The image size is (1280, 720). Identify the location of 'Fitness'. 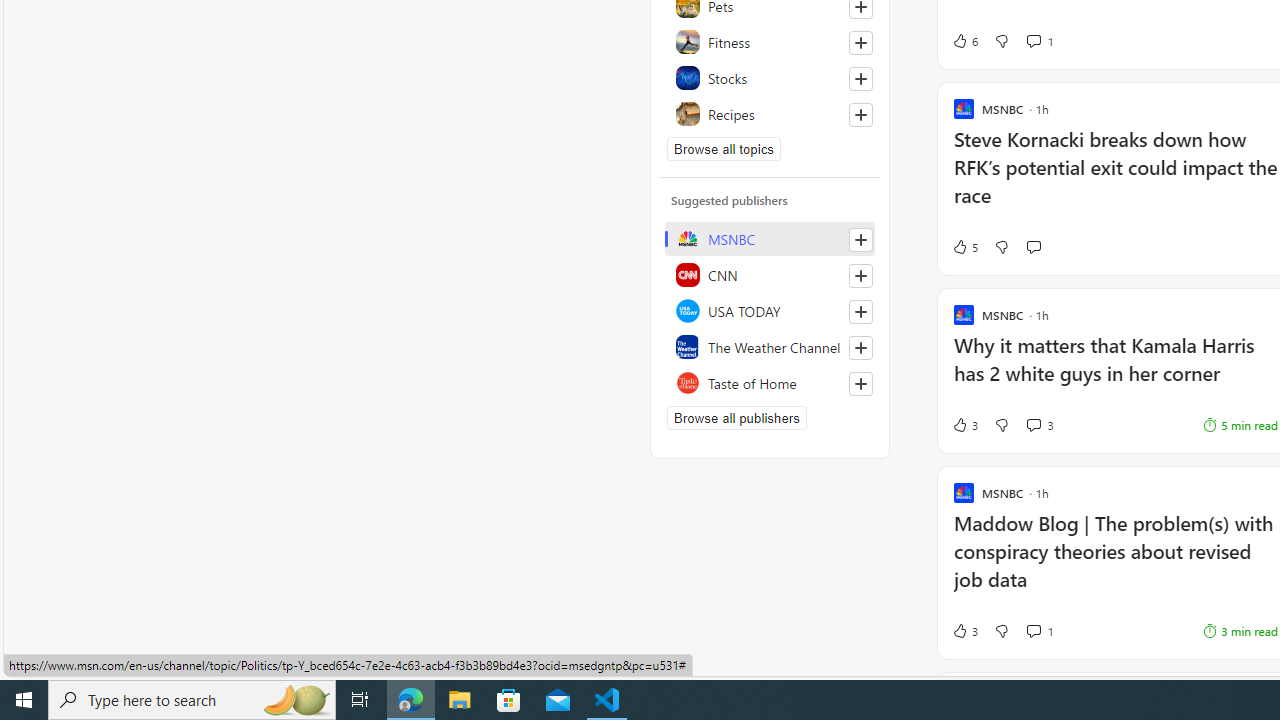
(769, 42).